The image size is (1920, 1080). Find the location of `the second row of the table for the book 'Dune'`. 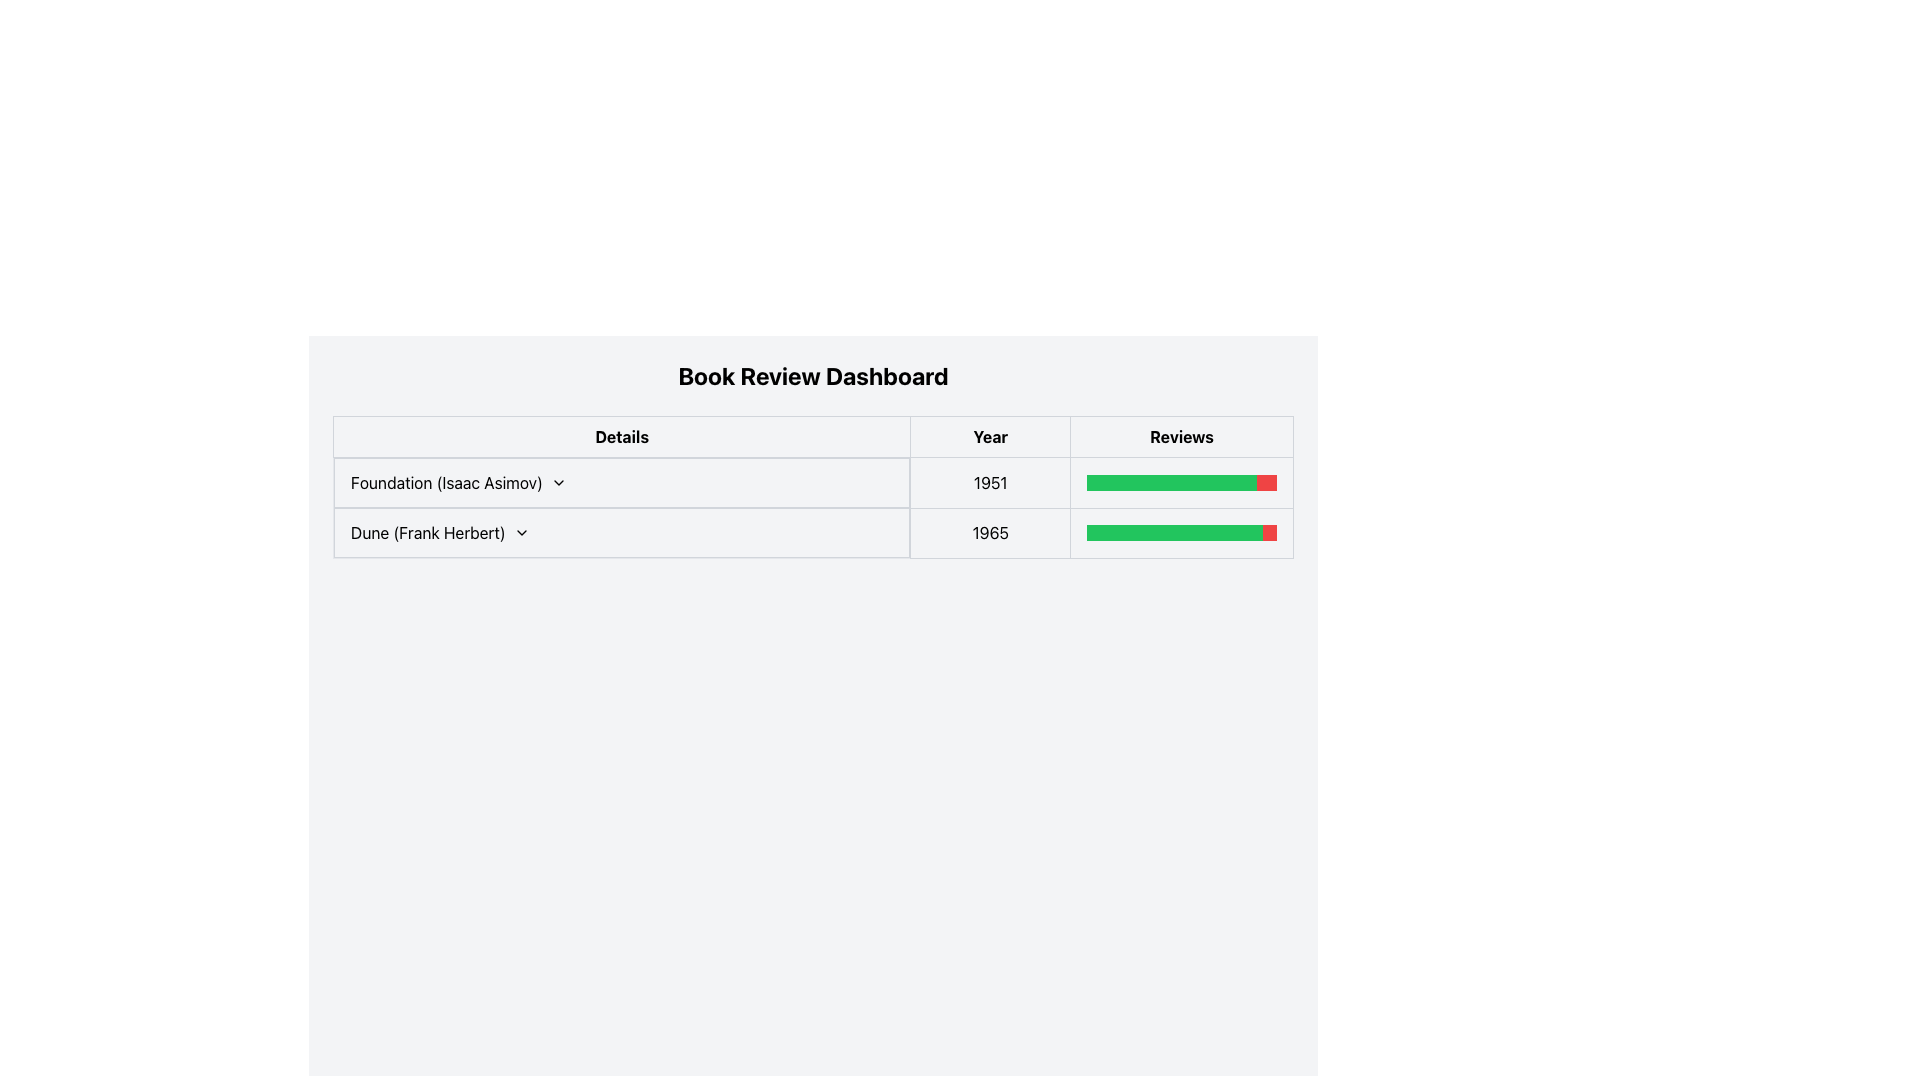

the second row of the table for the book 'Dune' is located at coordinates (813, 532).